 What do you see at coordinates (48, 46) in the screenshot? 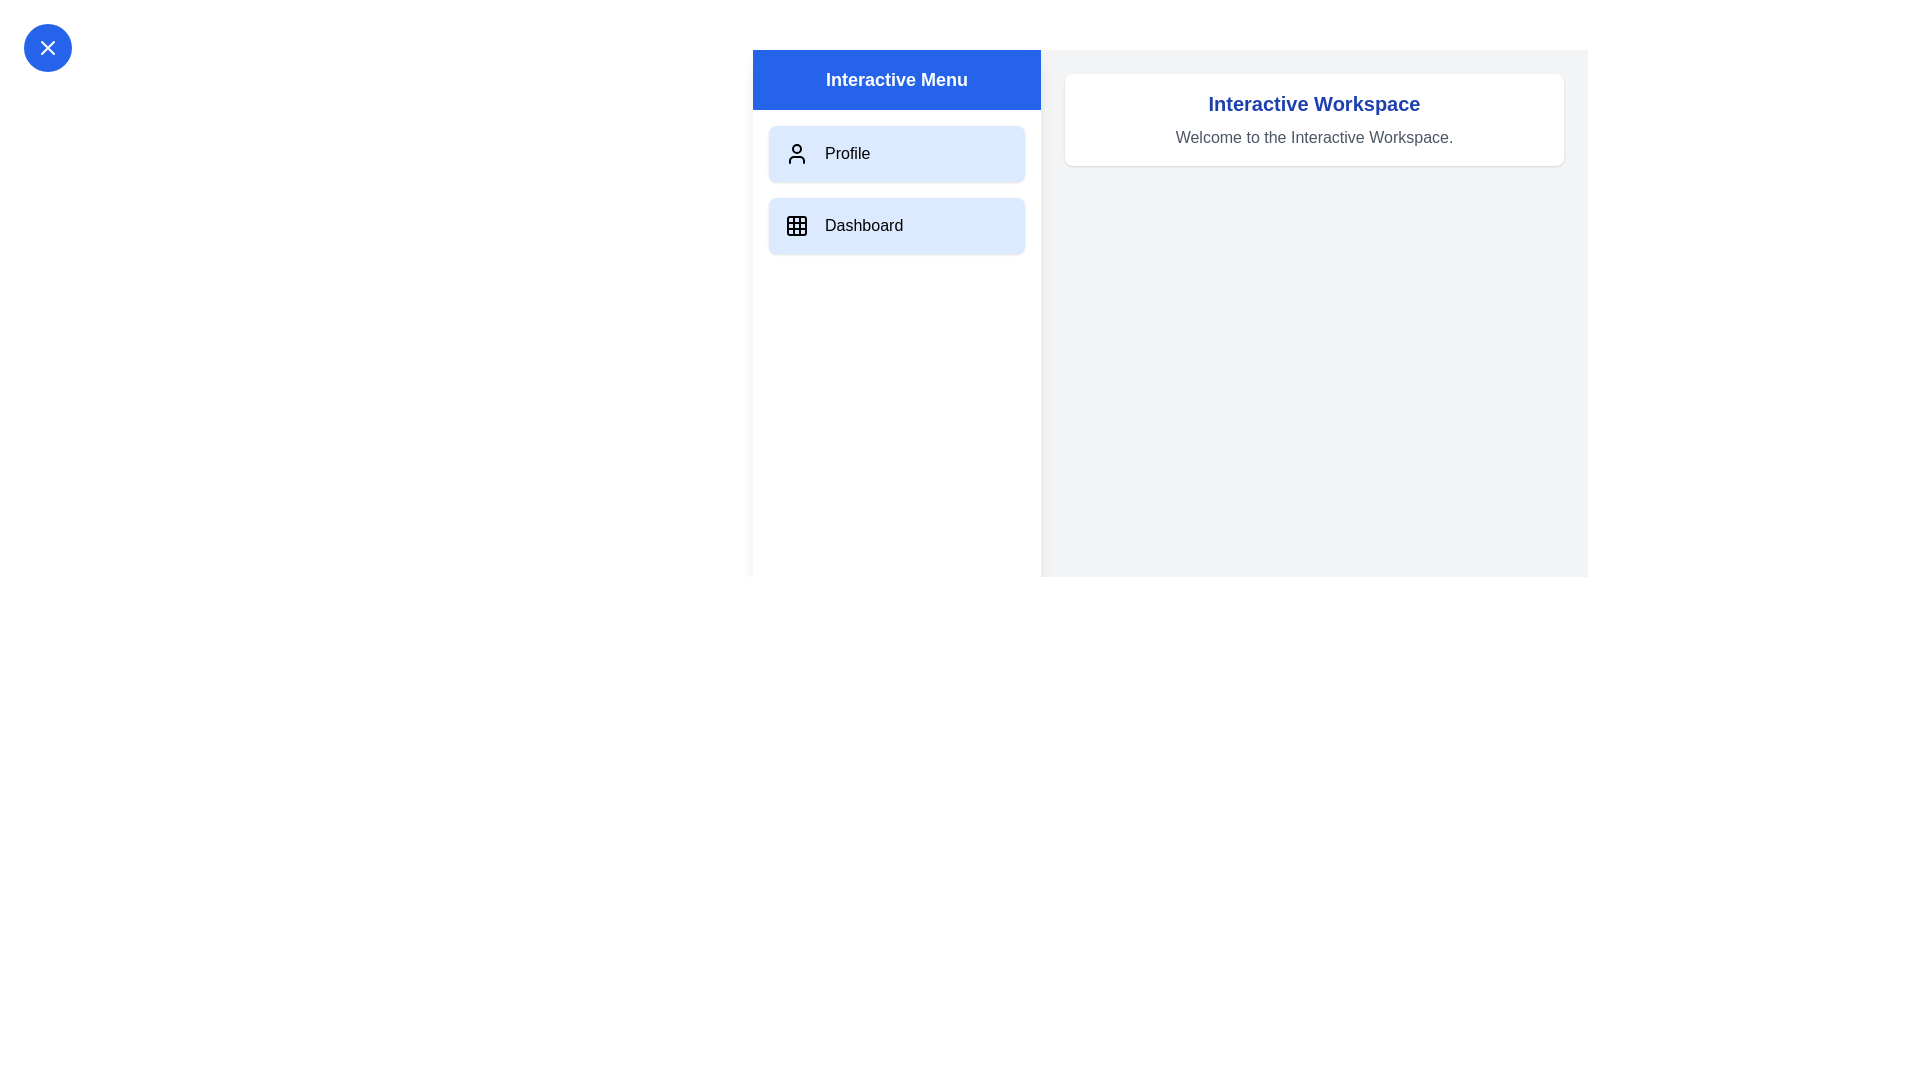
I see `top-left button to toggle the drawer menu` at bounding box center [48, 46].